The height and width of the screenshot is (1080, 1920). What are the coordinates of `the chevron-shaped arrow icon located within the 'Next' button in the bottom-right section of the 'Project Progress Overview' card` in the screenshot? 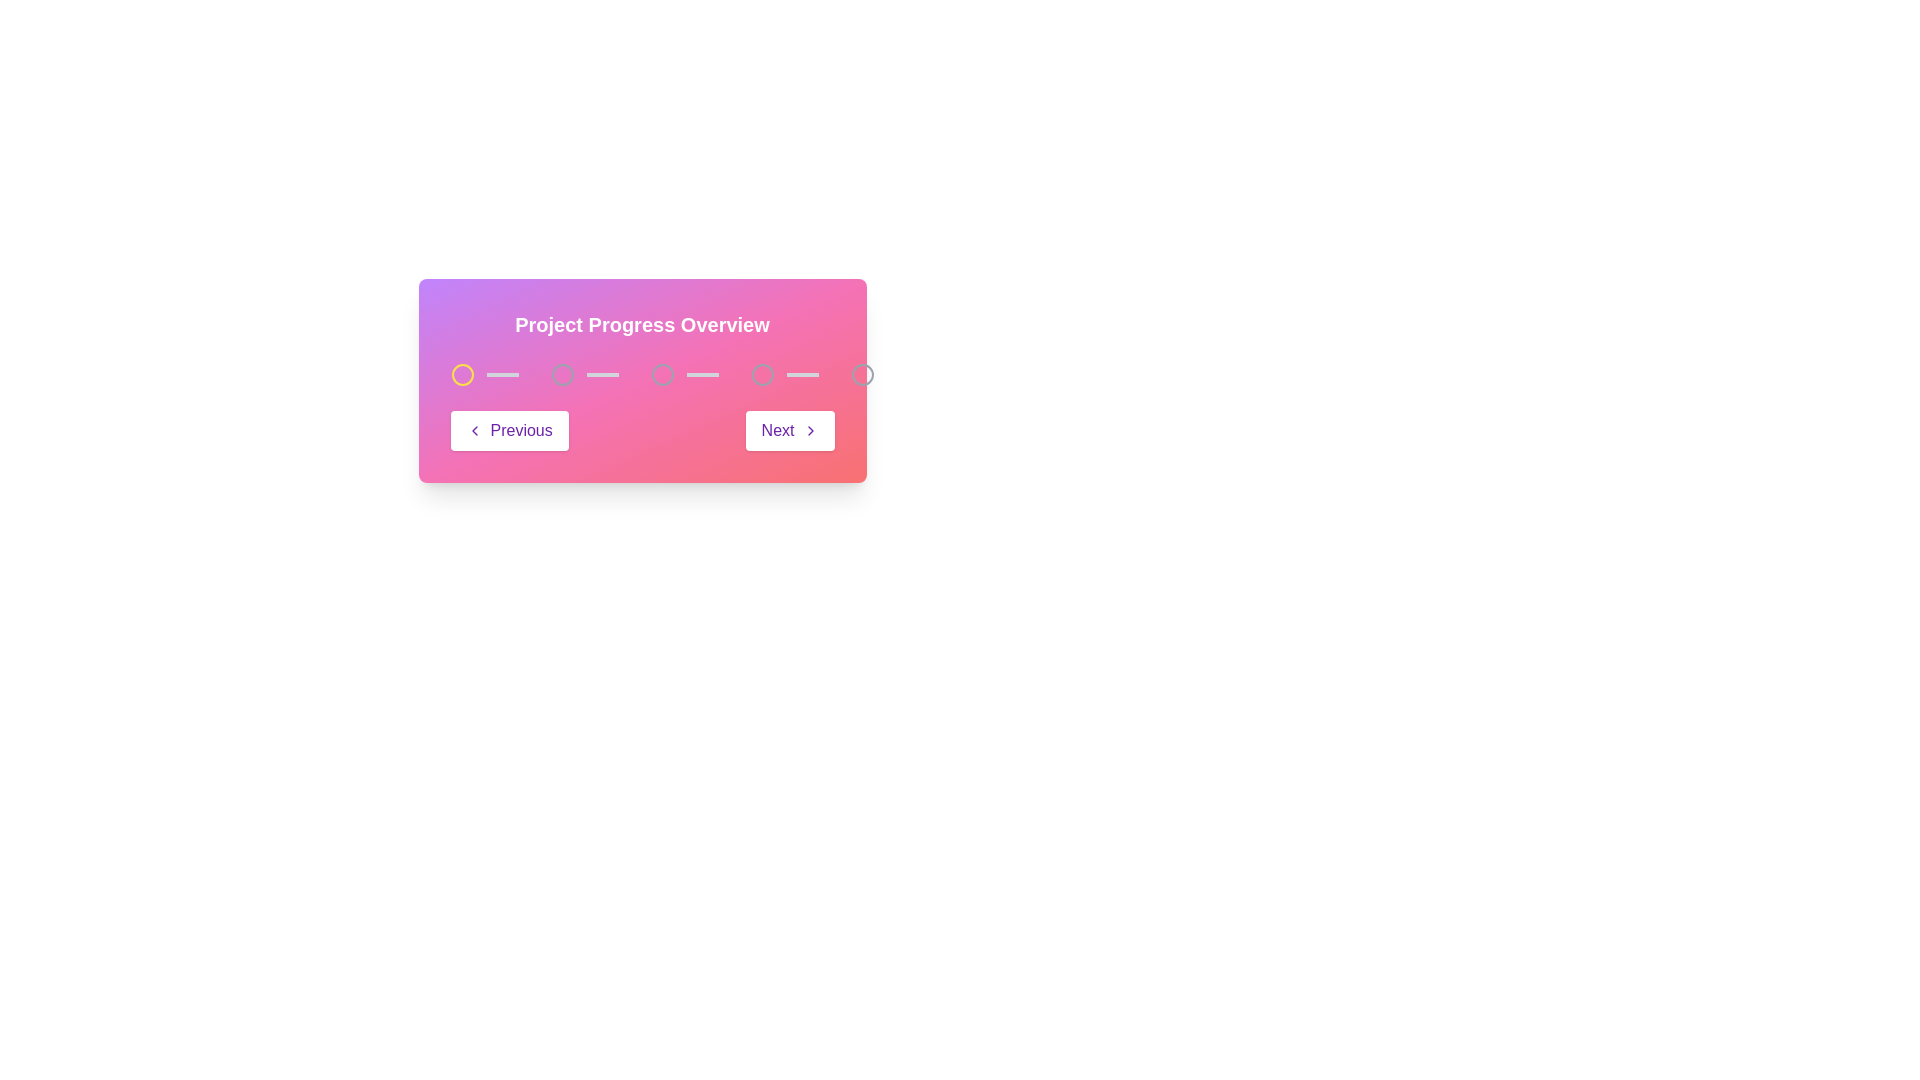 It's located at (810, 430).